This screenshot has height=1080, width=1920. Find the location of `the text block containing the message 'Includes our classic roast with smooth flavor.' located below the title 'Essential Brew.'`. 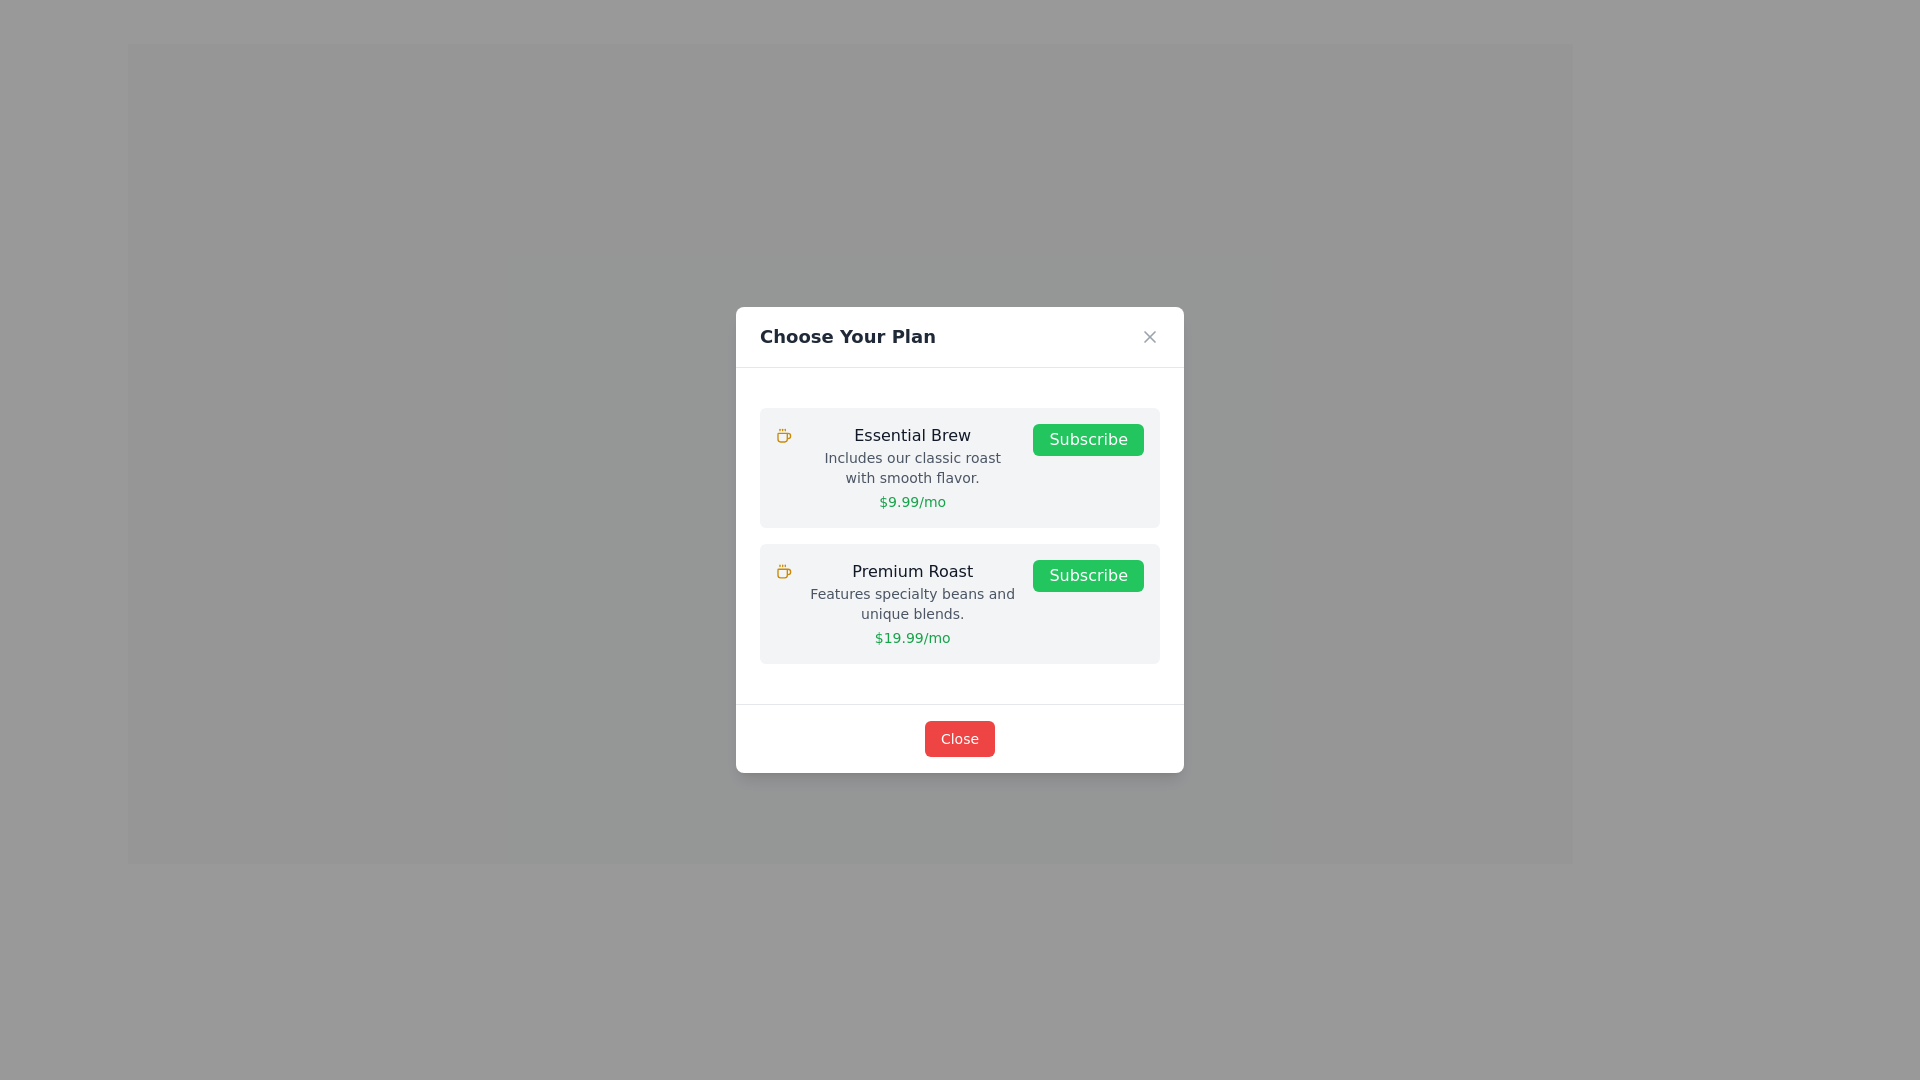

the text block containing the message 'Includes our classic roast with smooth flavor.' located below the title 'Essential Brew.' is located at coordinates (911, 467).